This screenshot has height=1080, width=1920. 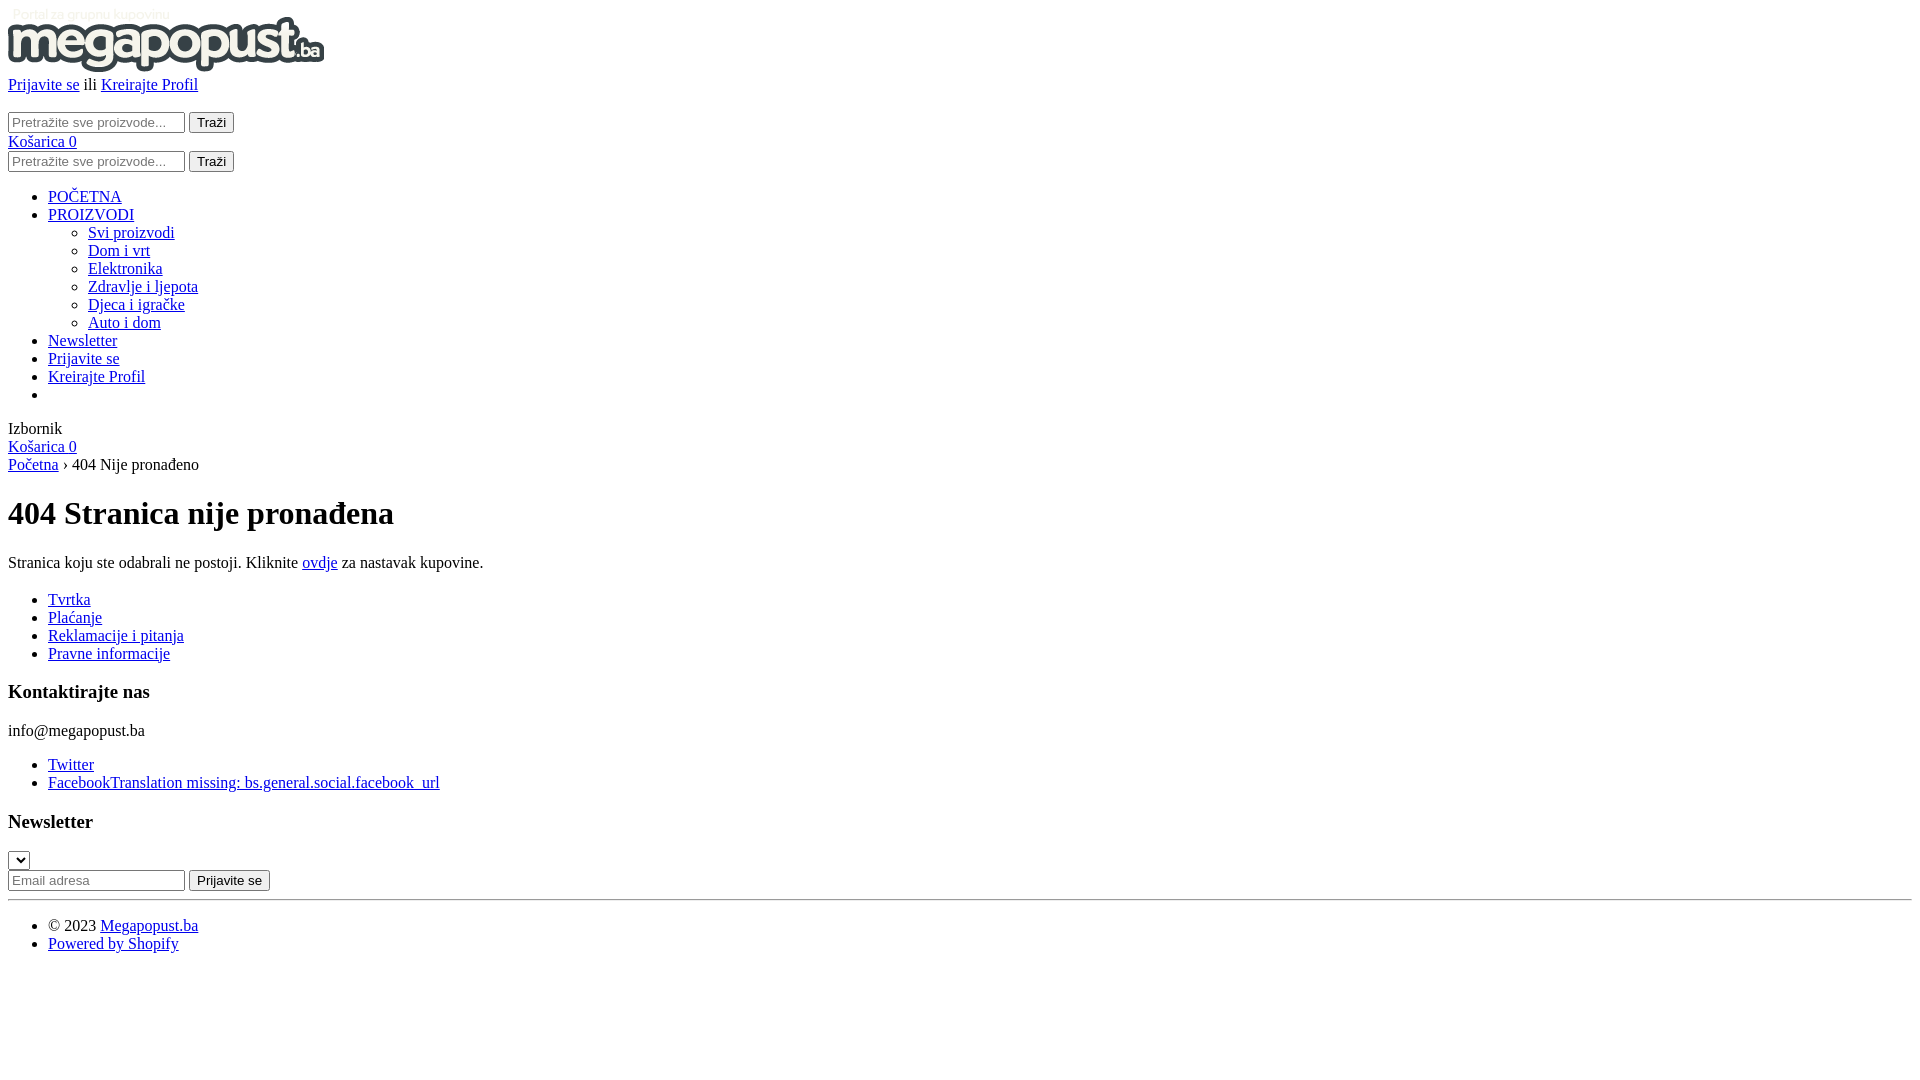 What do you see at coordinates (86, 249) in the screenshot?
I see `'Dom i vrt'` at bounding box center [86, 249].